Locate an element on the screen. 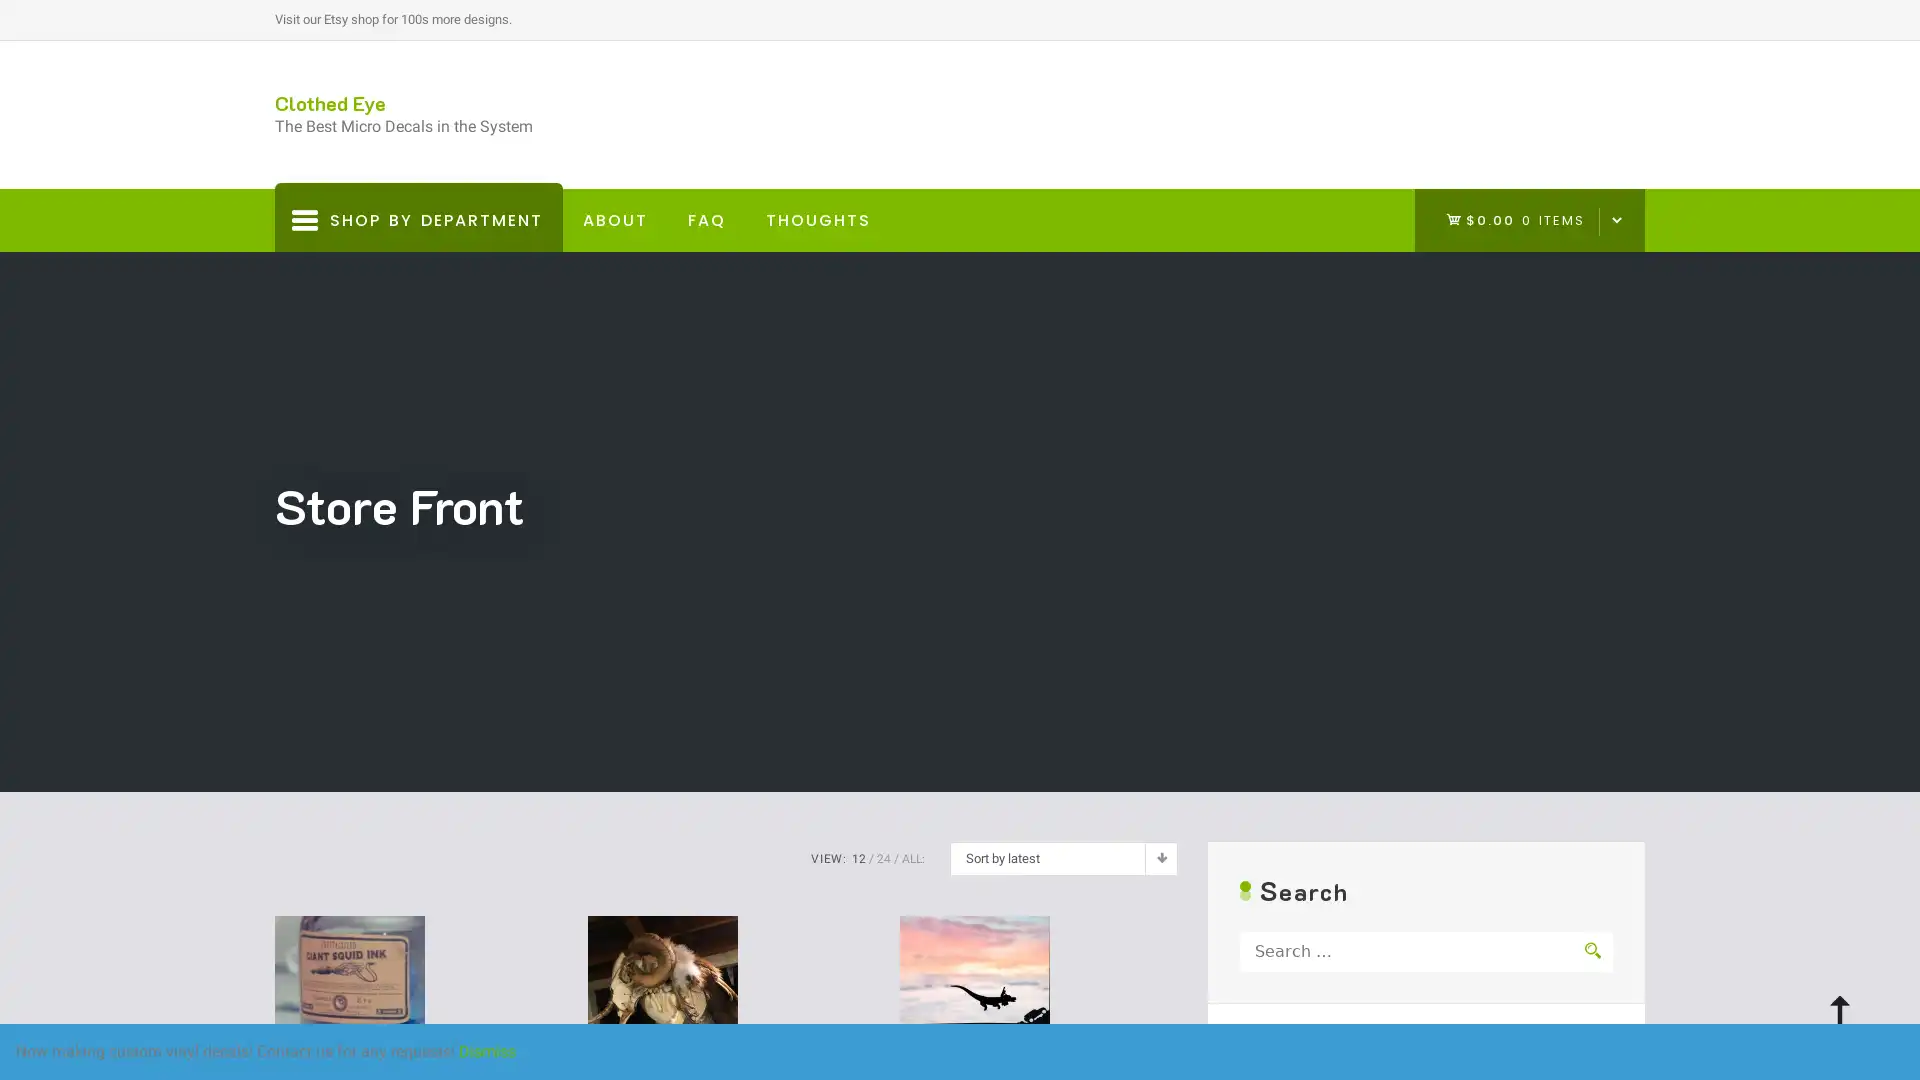 This screenshot has height=1080, width=1920. Search is located at coordinates (1592, 950).